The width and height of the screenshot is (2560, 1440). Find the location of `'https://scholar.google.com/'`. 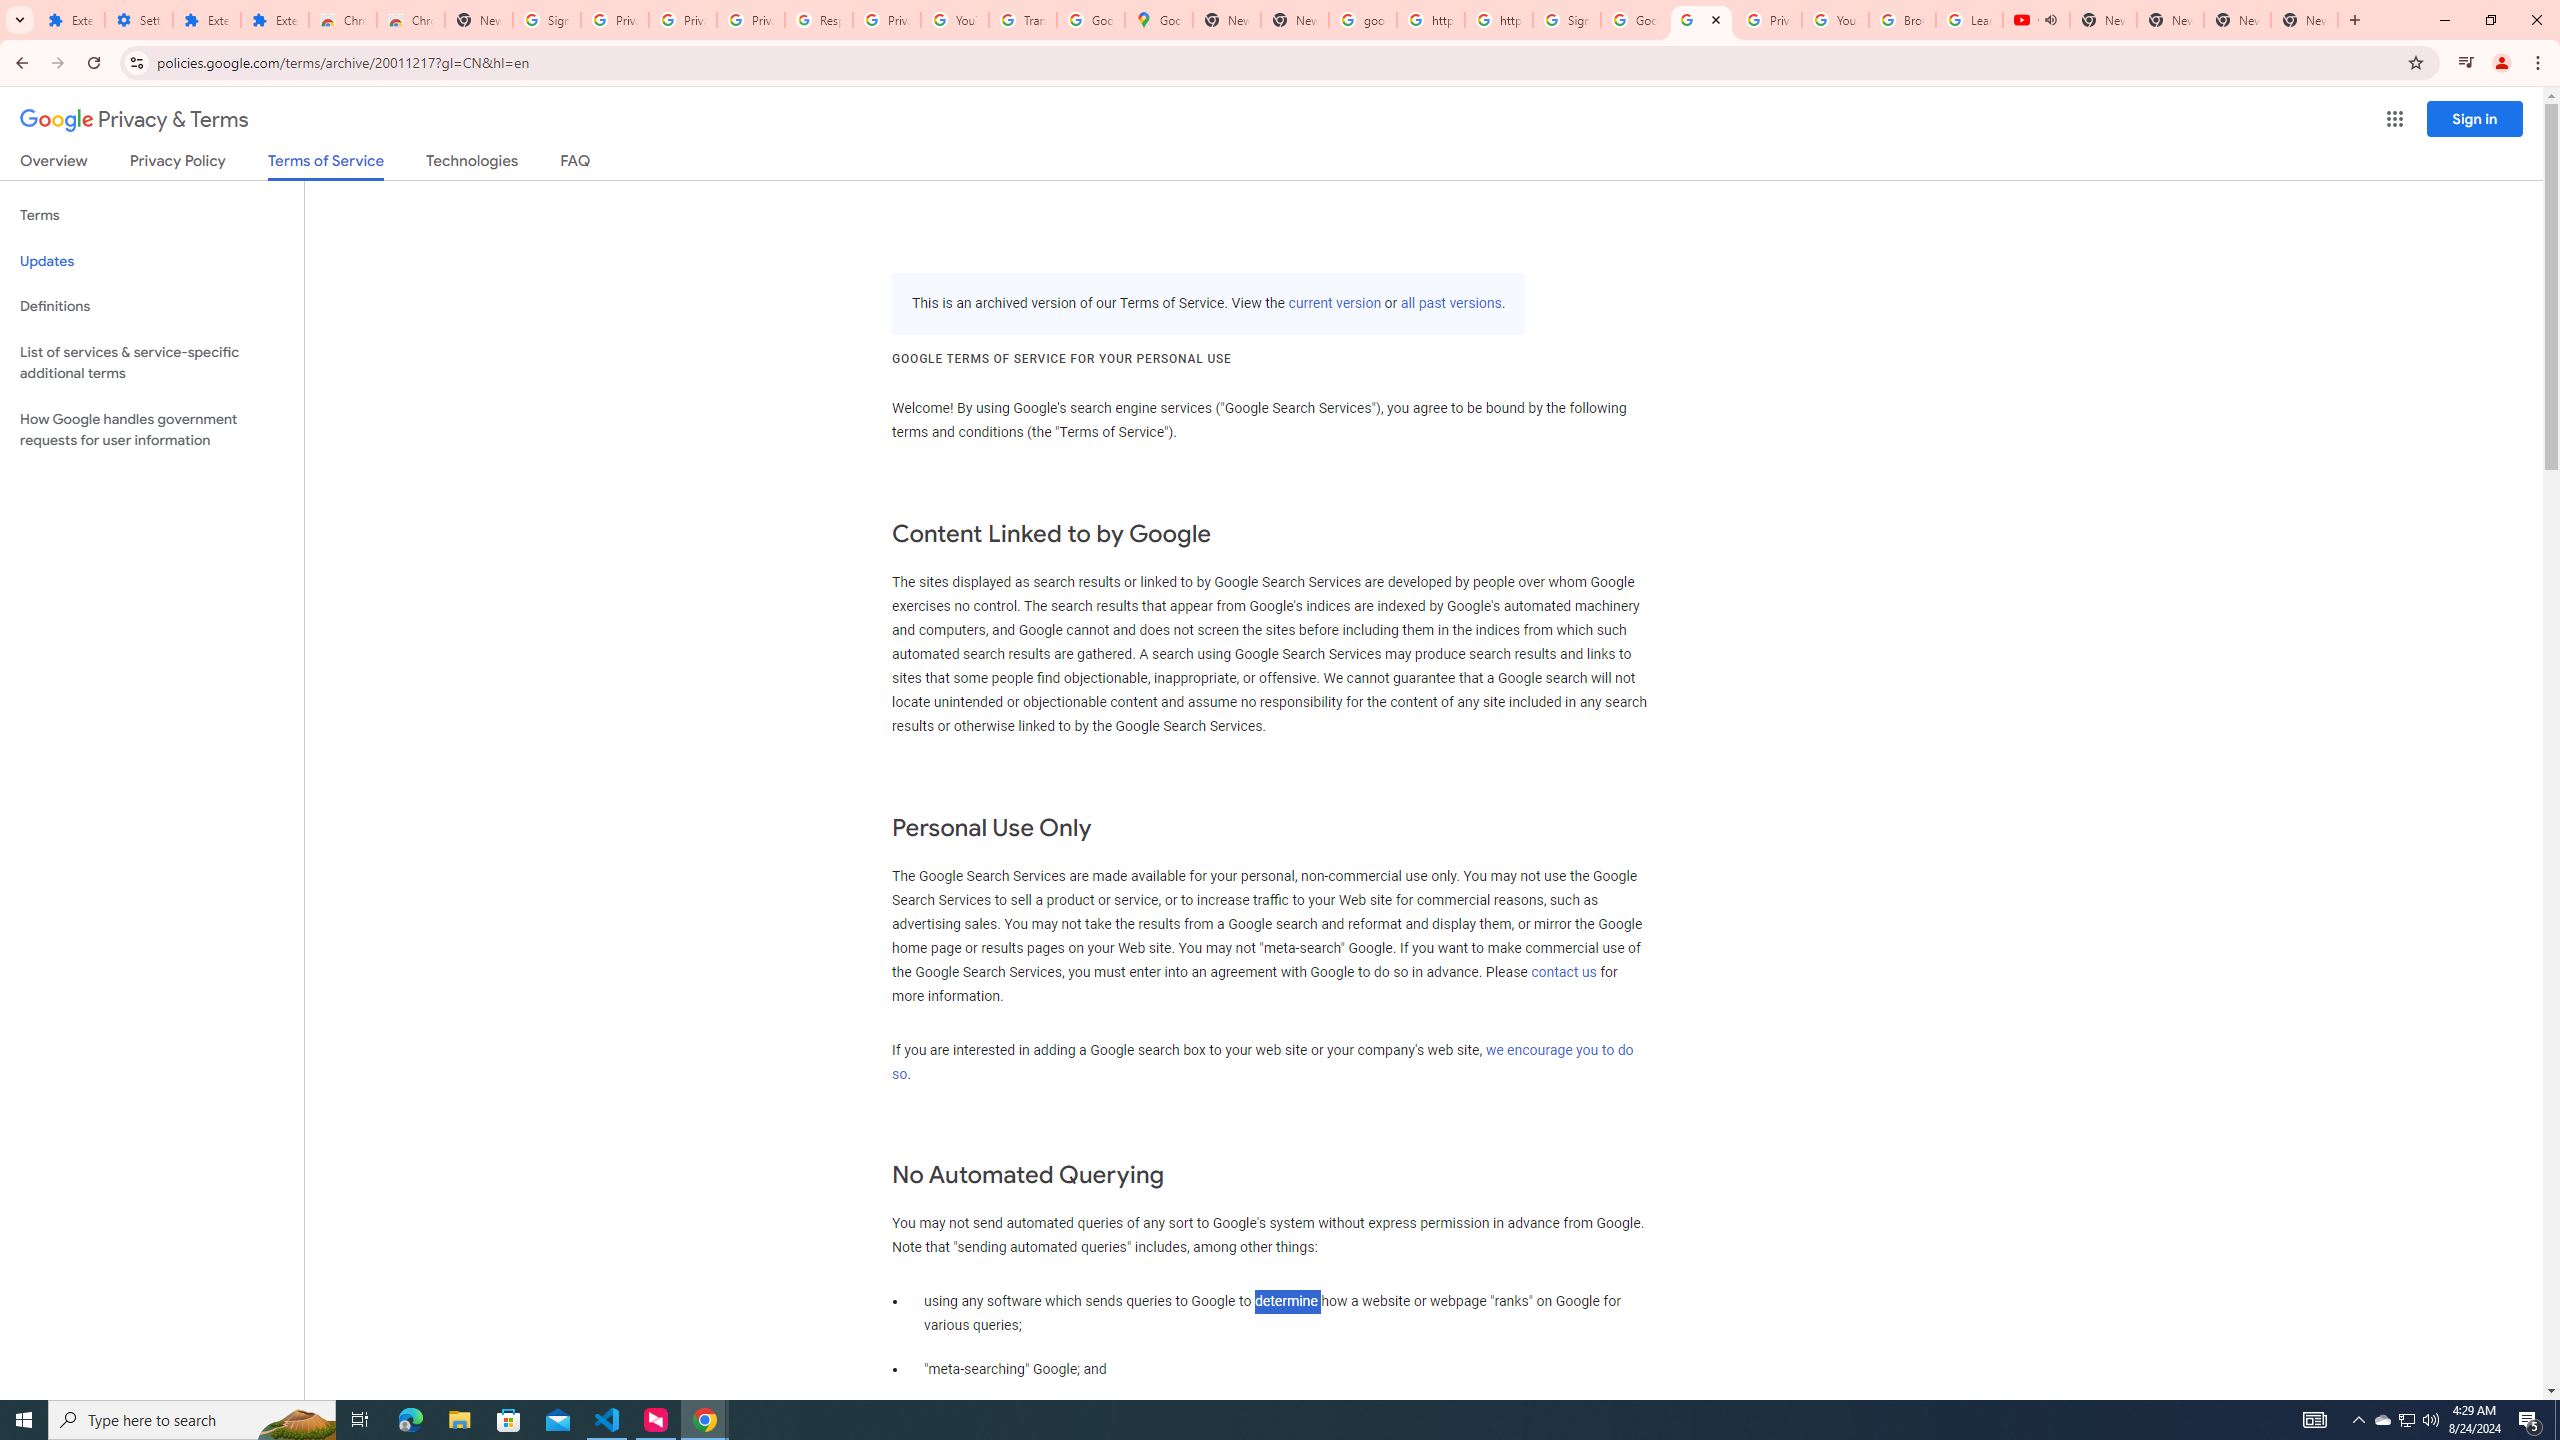

'https://scholar.google.com/' is located at coordinates (1497, 19).